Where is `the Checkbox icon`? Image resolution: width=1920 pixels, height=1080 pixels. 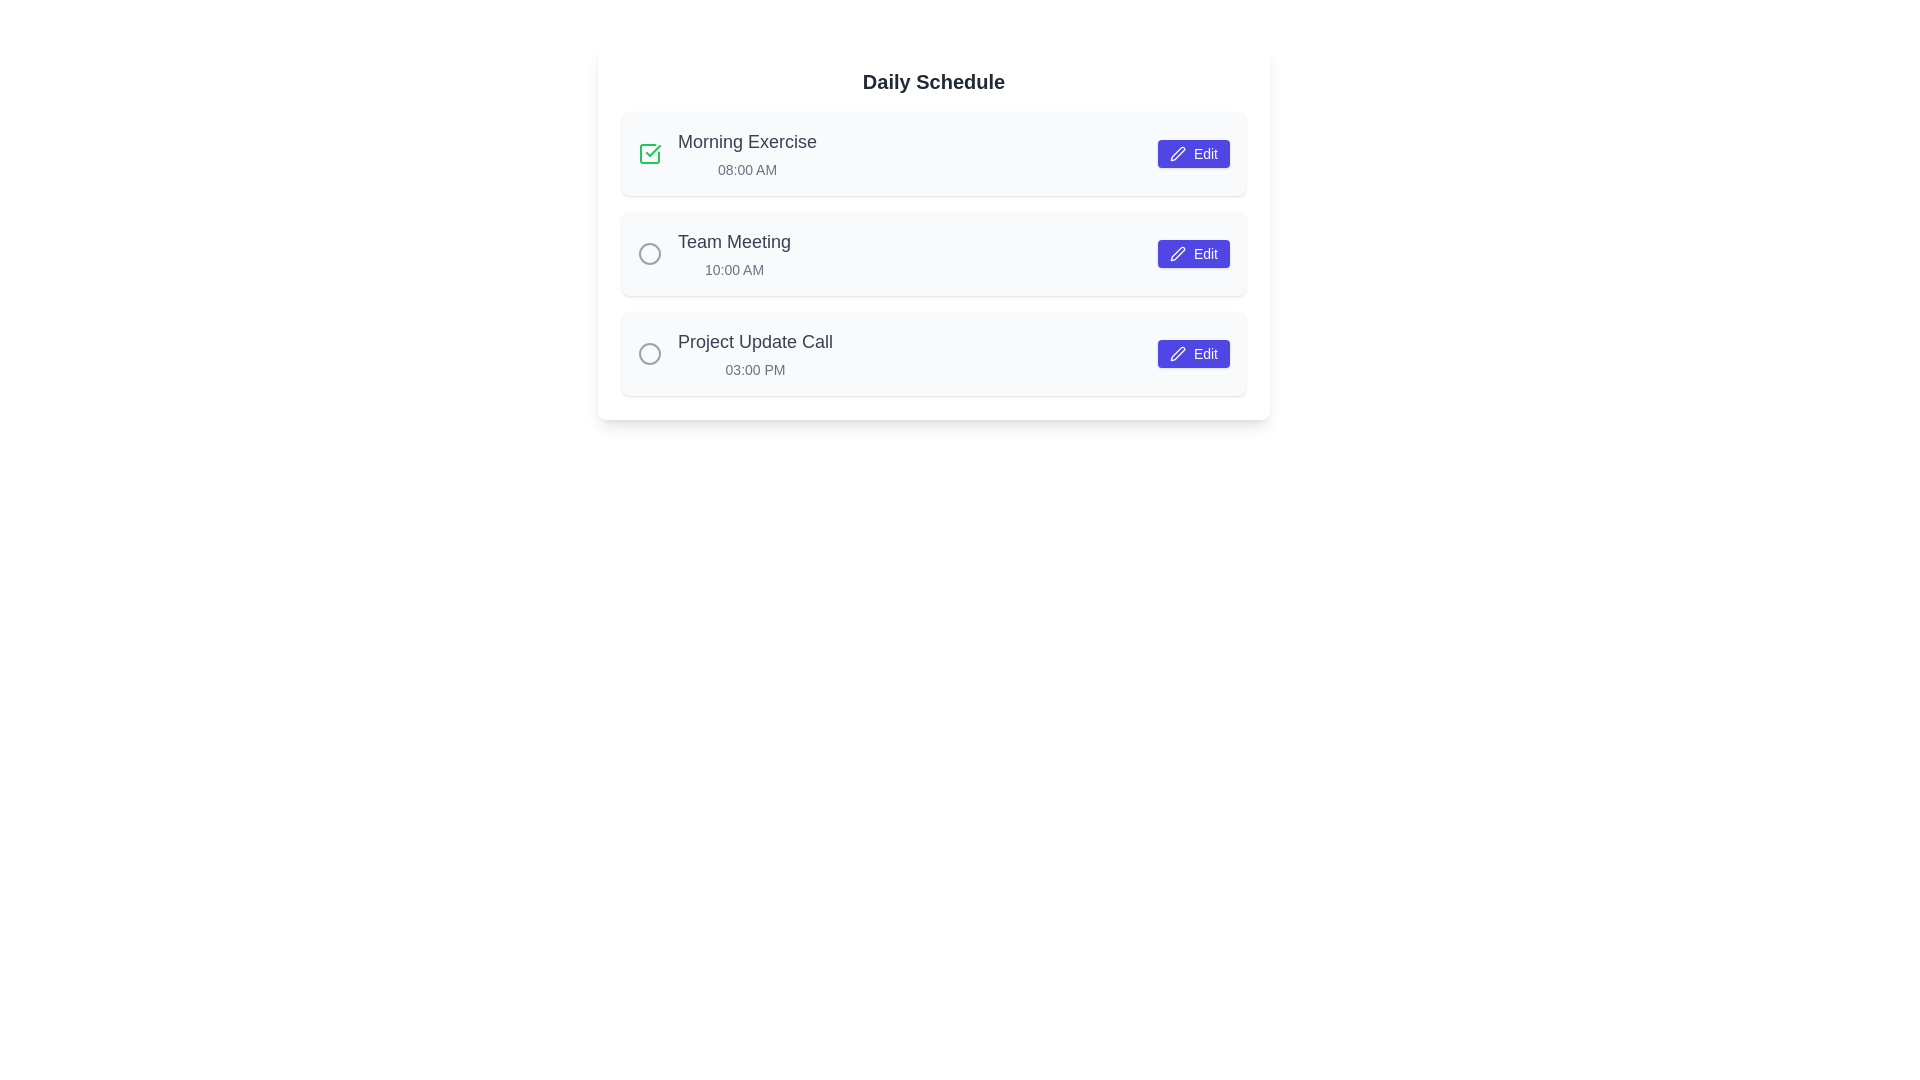 the Checkbox icon is located at coordinates (649, 153).